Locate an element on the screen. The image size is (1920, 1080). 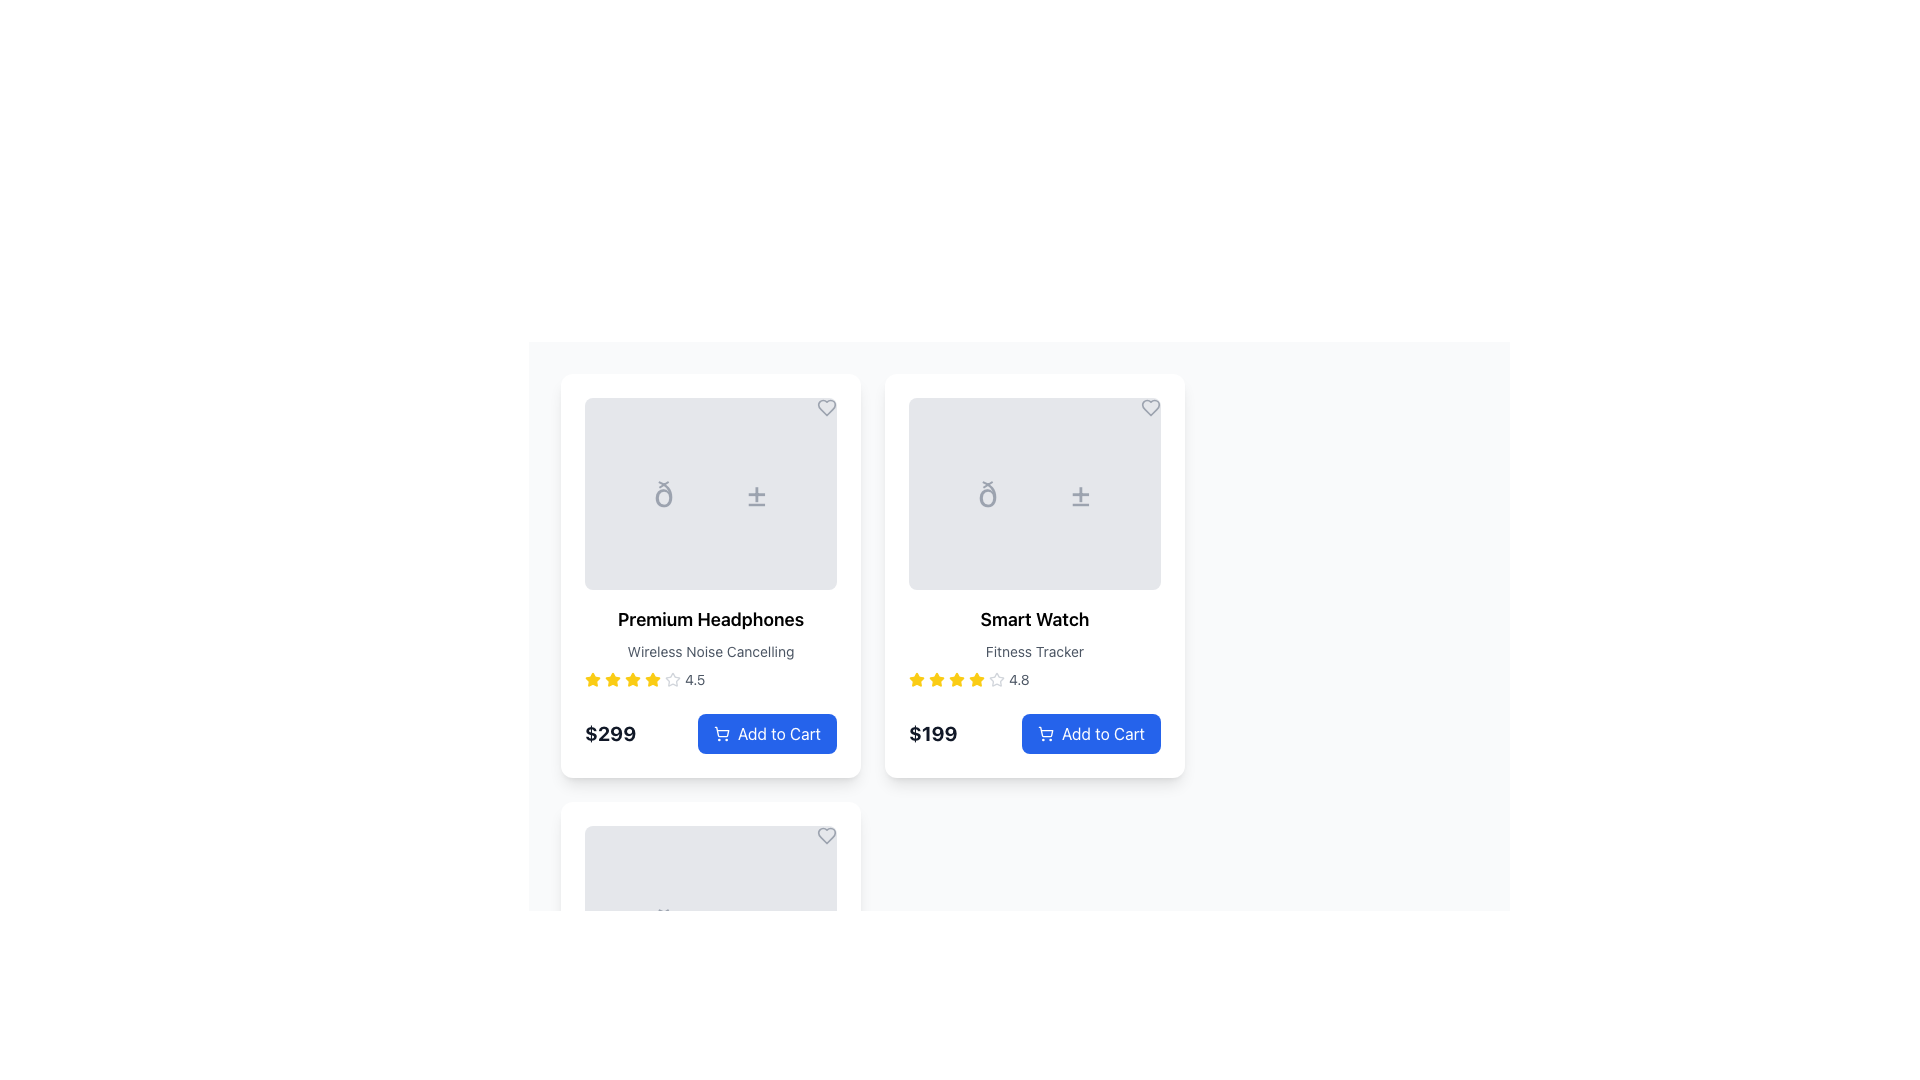
the blue 'Add to Cart' button containing the shopping cart icon for the 'Smart Watch' product is located at coordinates (1045, 733).